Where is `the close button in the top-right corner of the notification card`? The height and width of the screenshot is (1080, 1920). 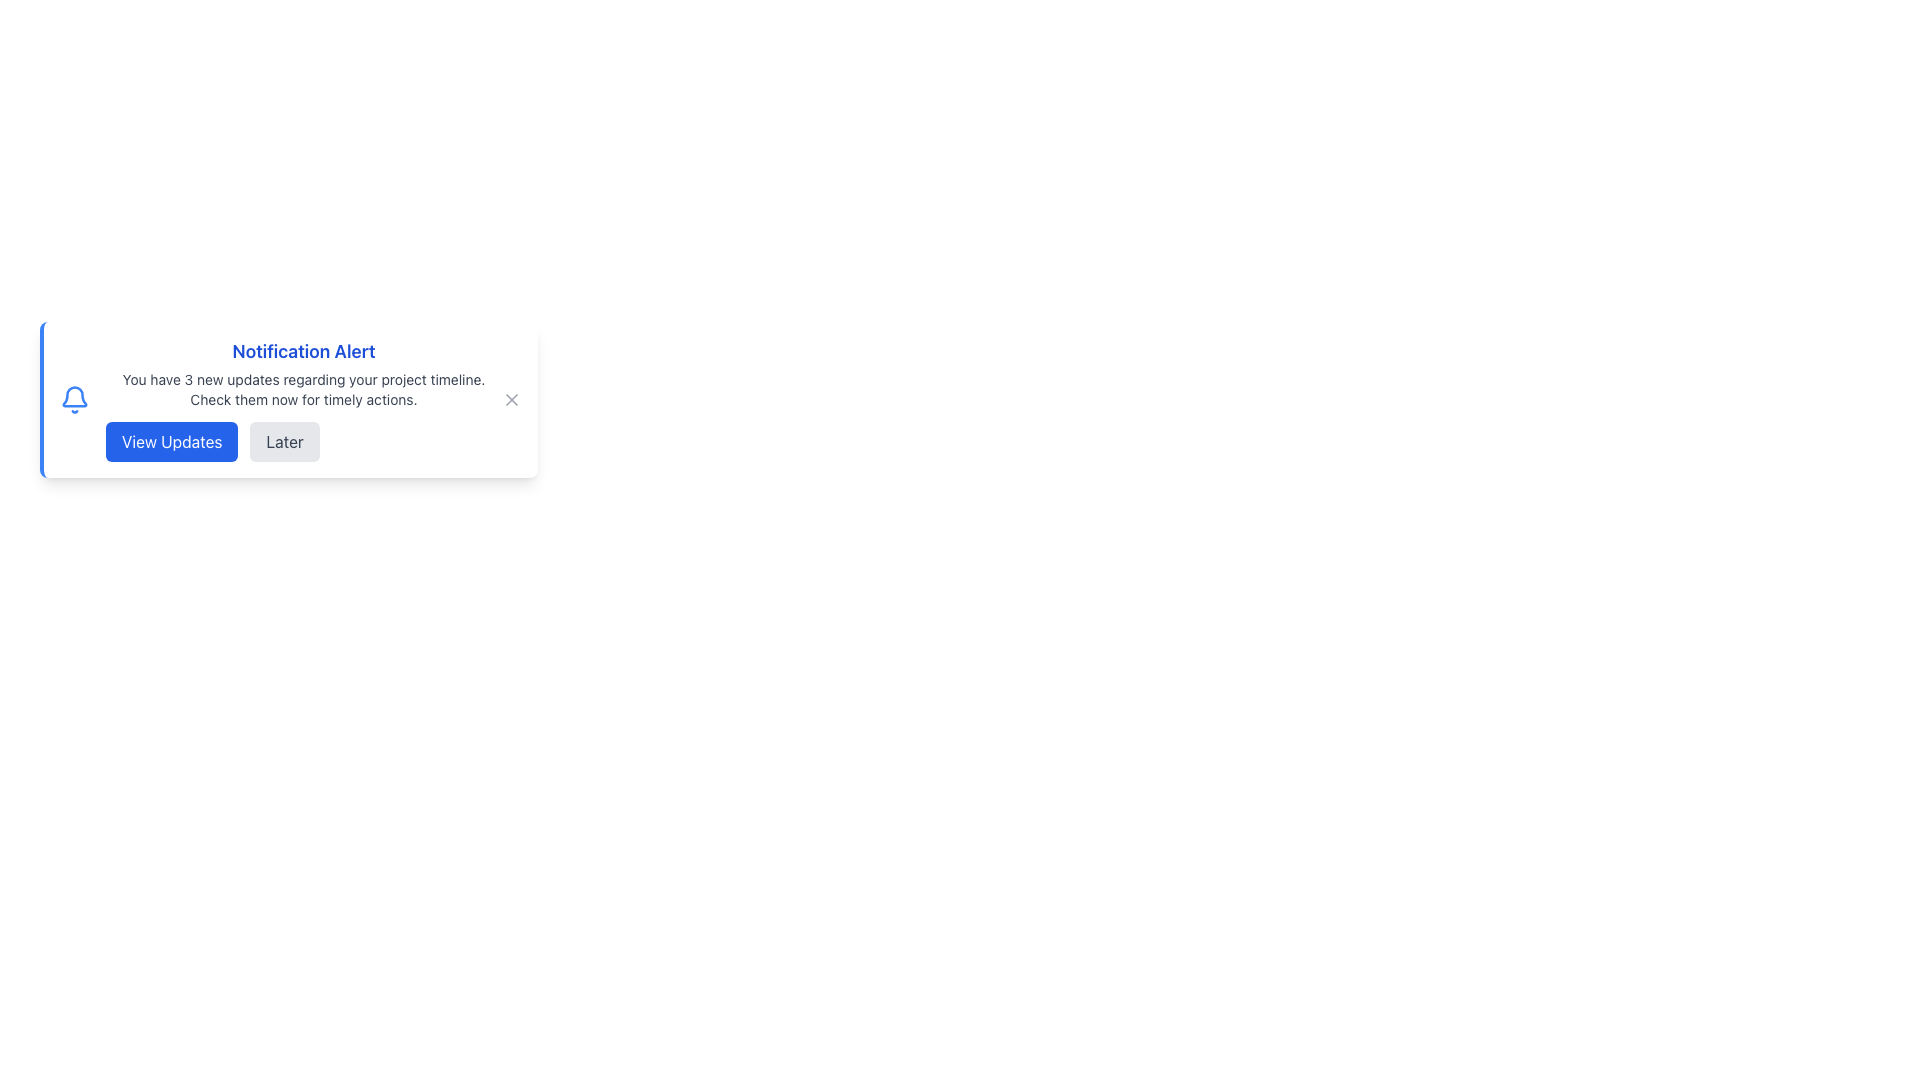
the close button in the top-right corner of the notification card is located at coordinates (512, 400).